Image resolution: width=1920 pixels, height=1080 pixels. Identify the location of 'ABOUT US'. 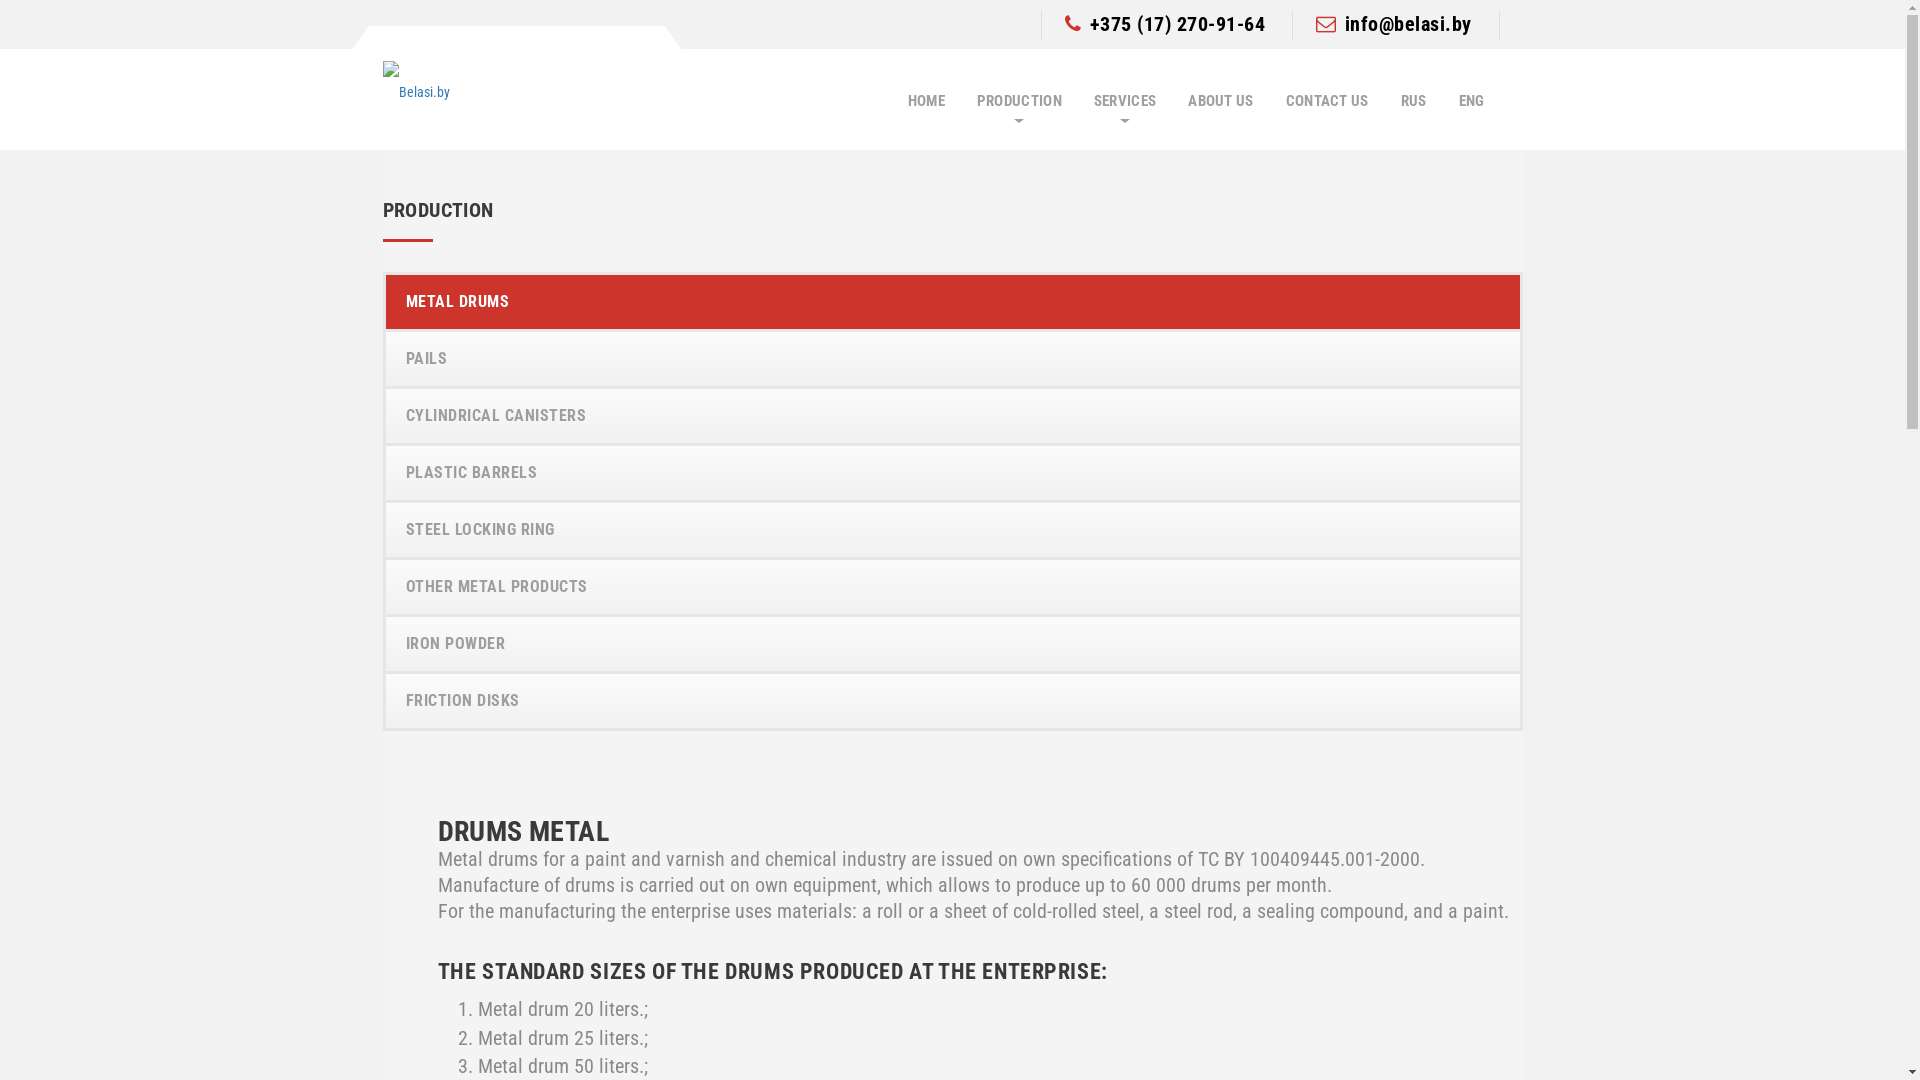
(1219, 101).